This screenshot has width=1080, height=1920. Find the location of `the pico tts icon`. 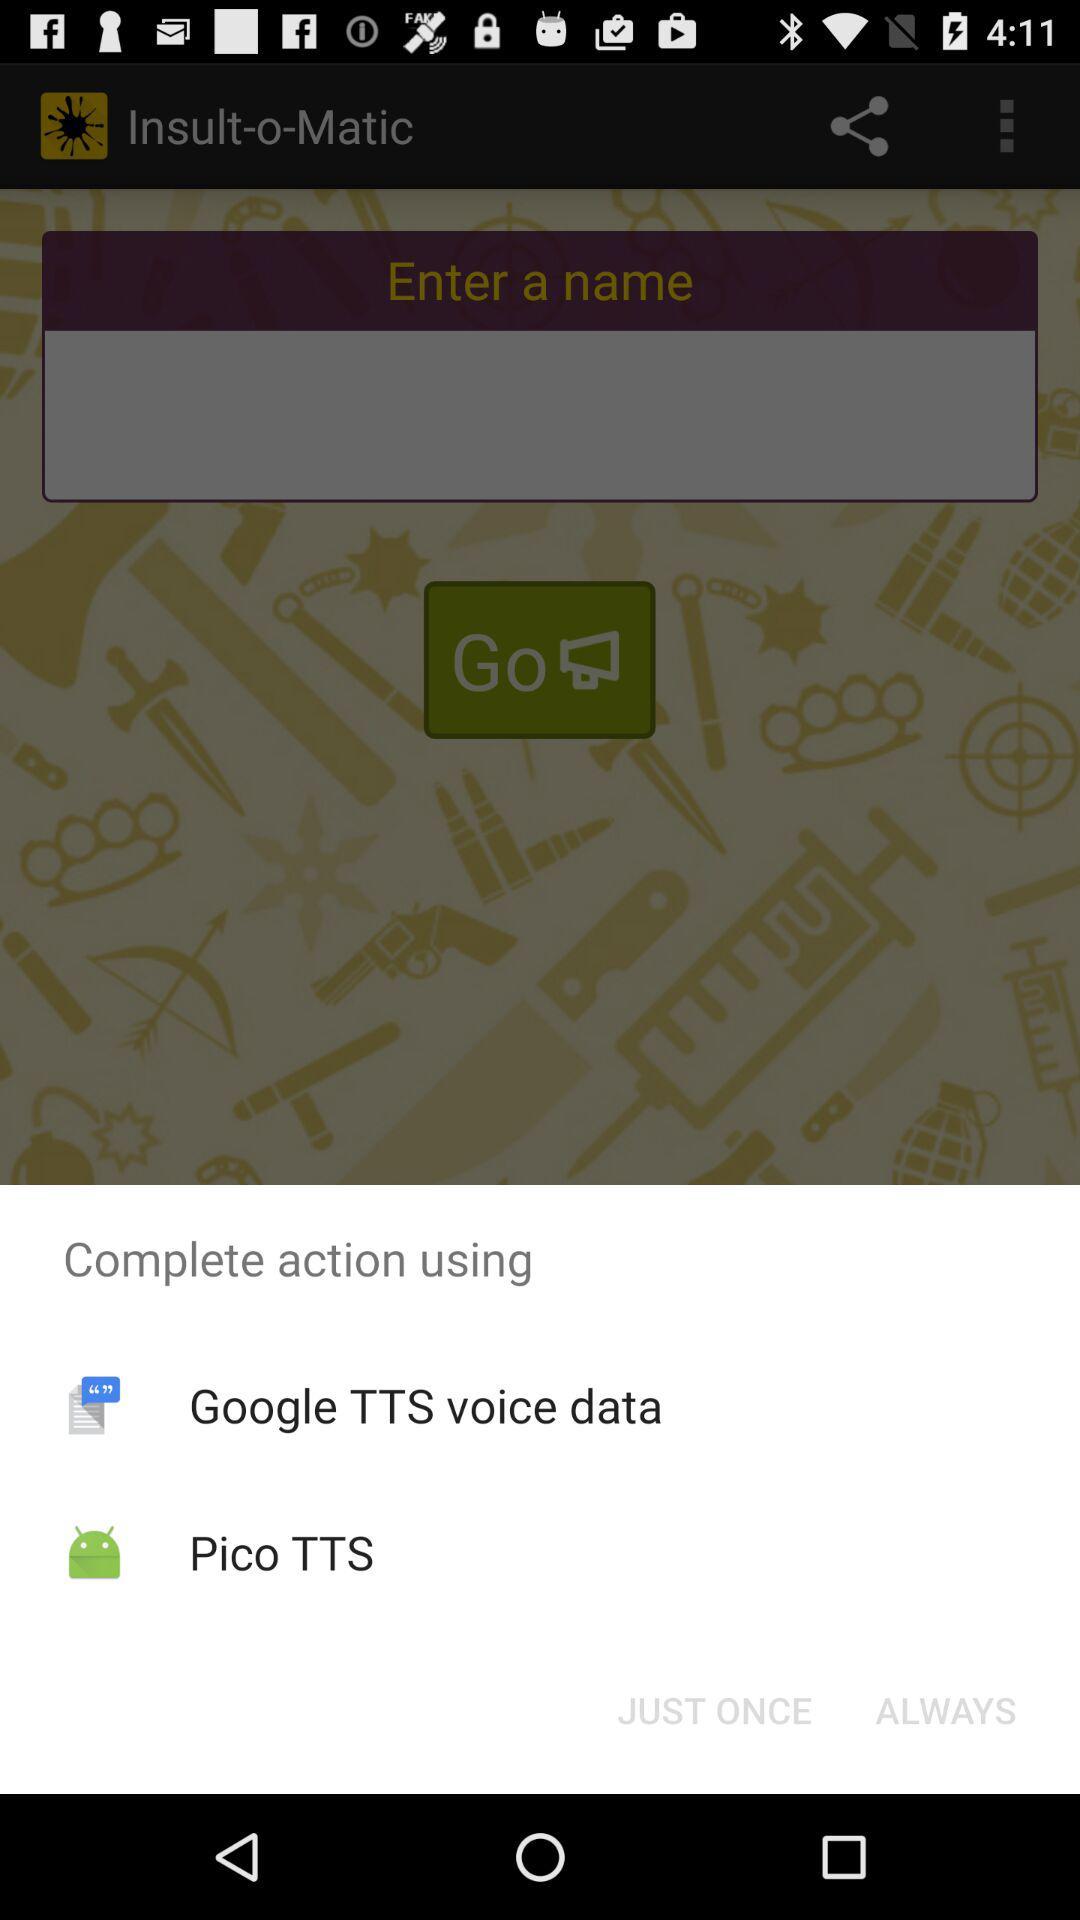

the pico tts icon is located at coordinates (281, 1551).